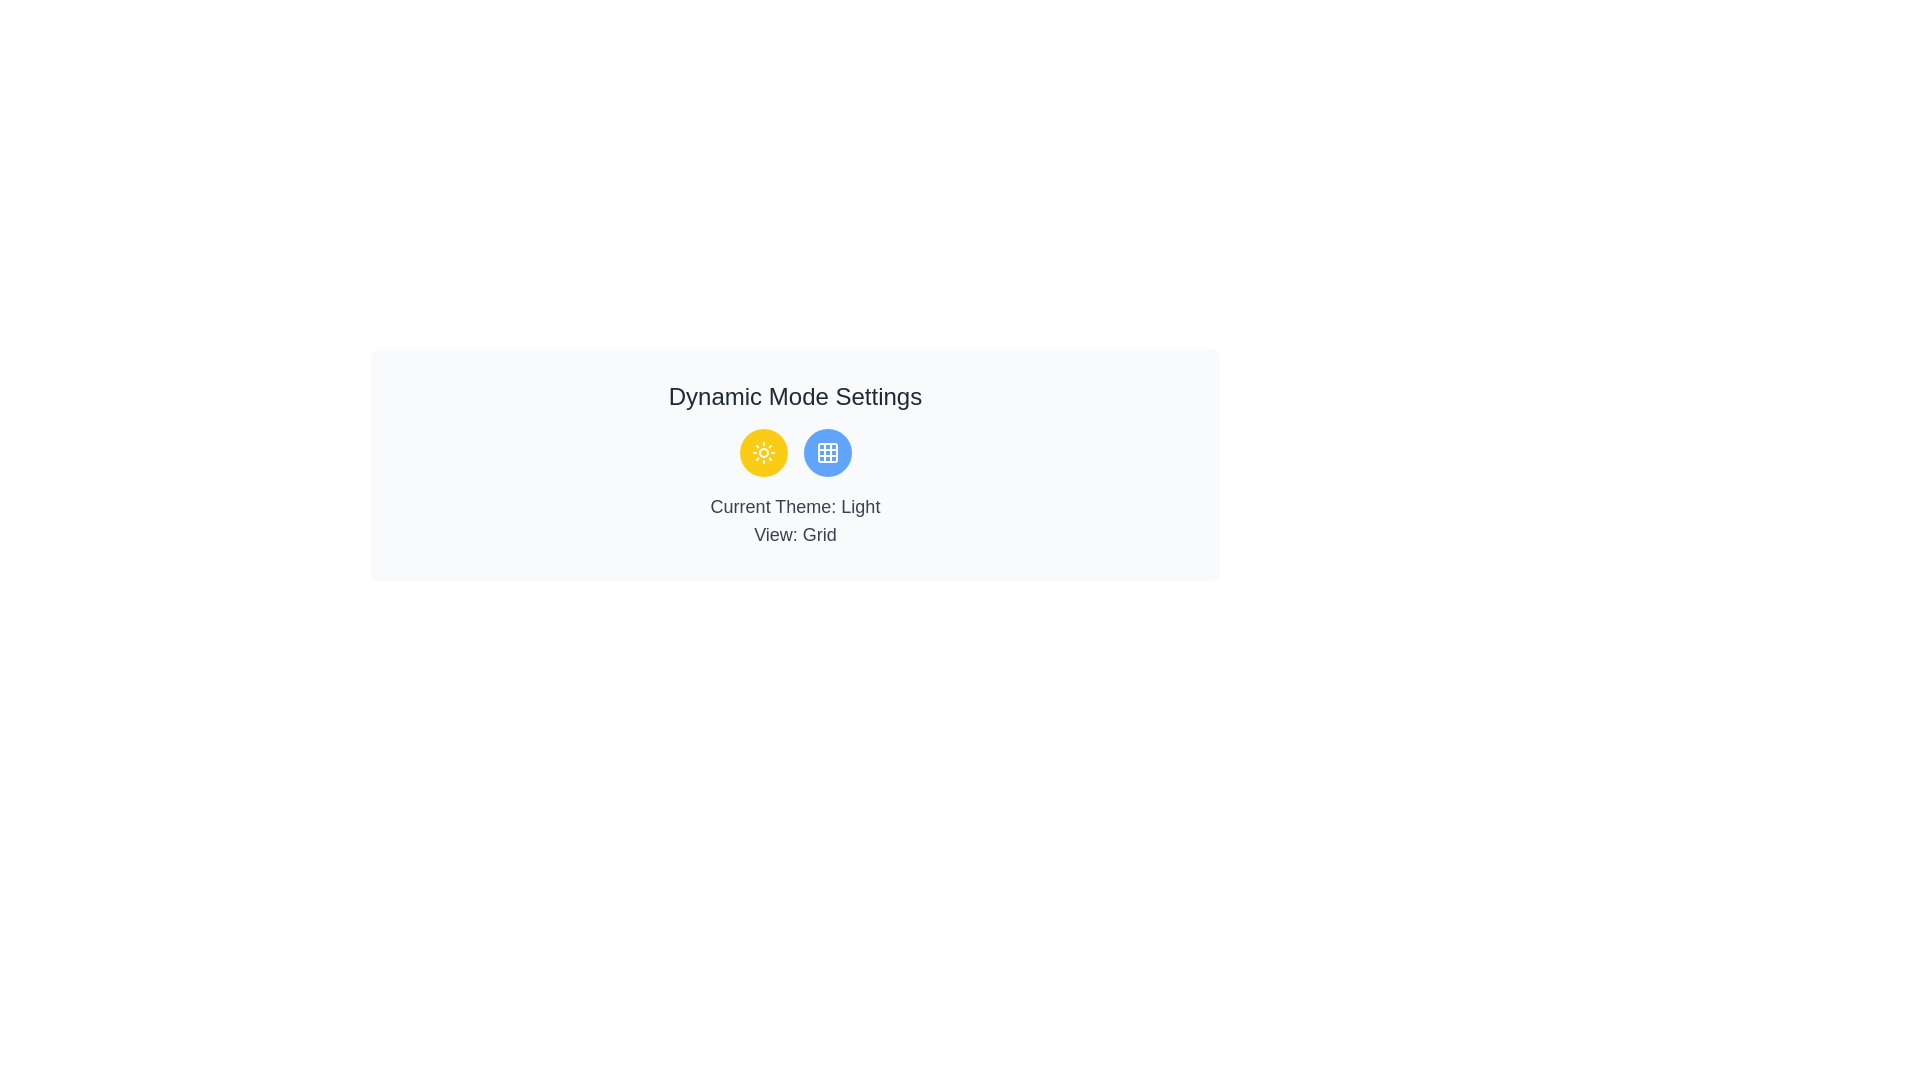  I want to click on the blue circular button with a white grid icon at its center, so click(827, 452).